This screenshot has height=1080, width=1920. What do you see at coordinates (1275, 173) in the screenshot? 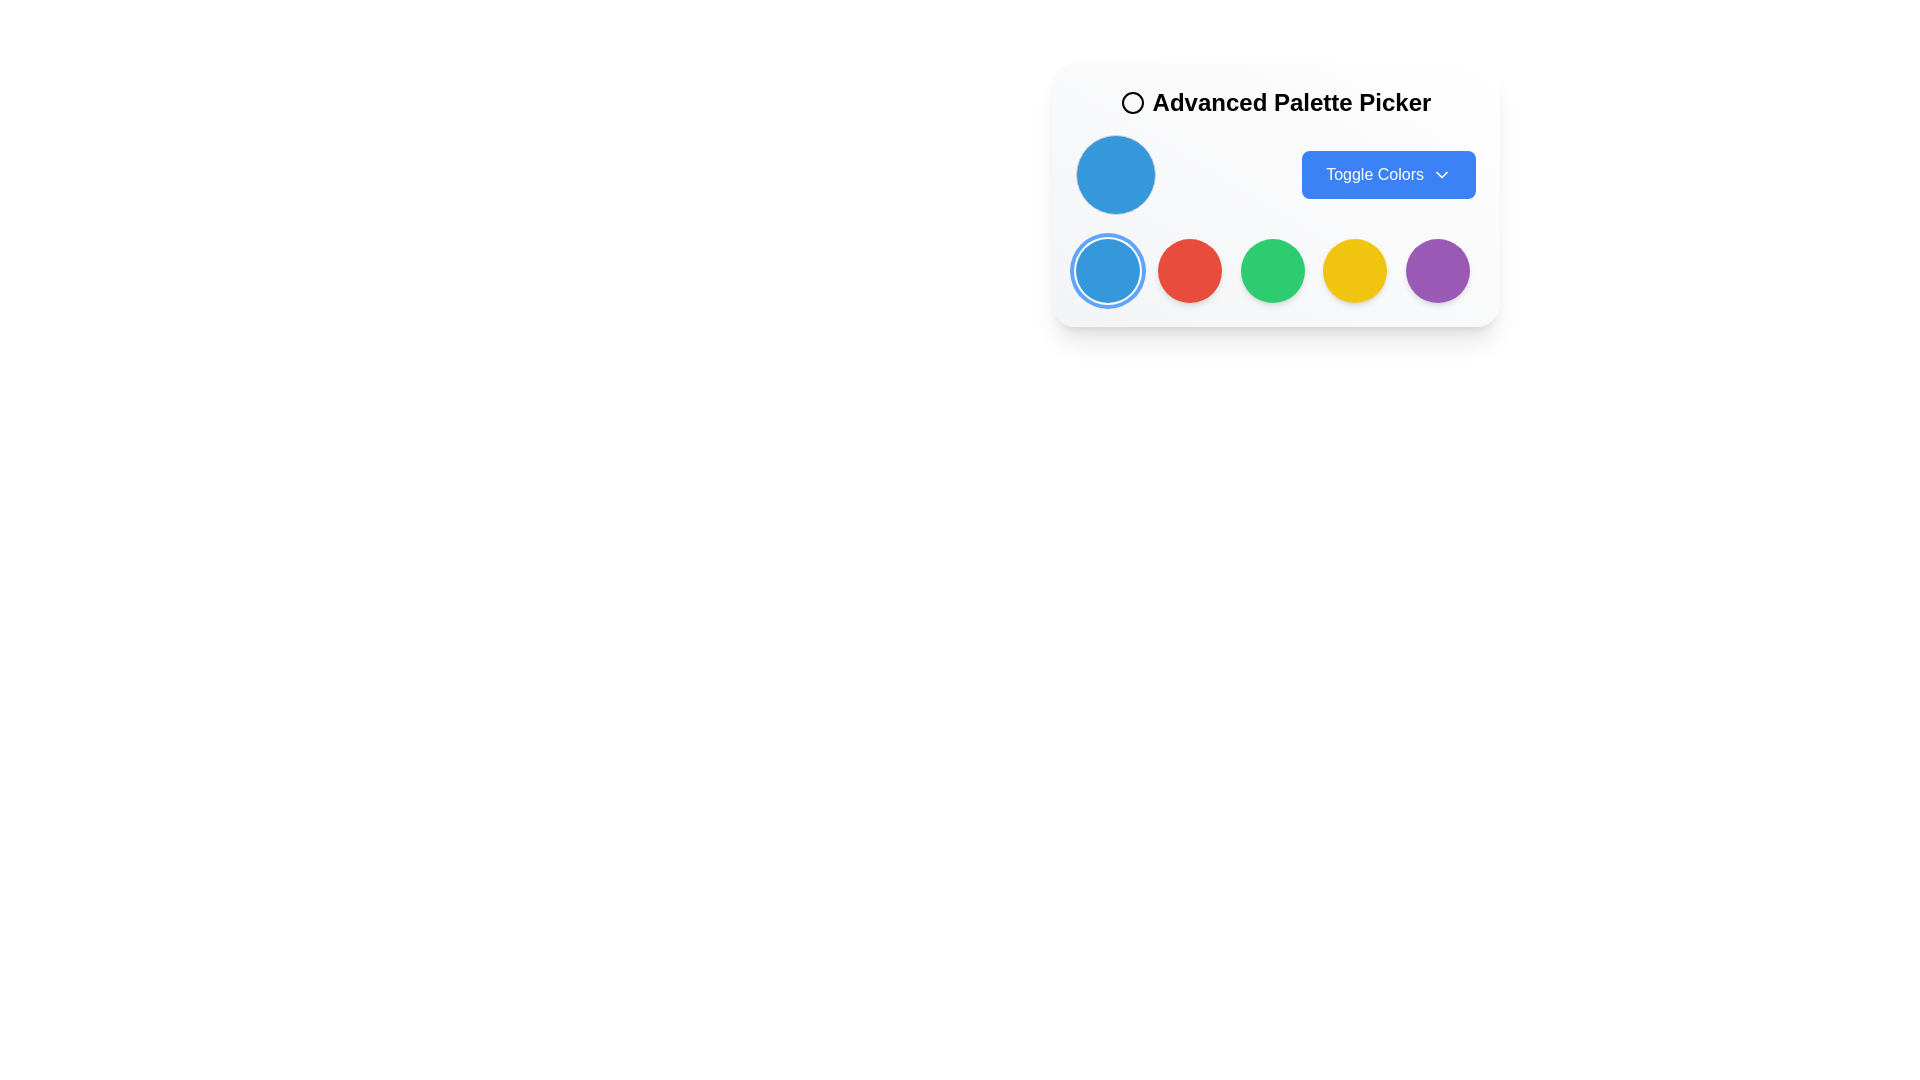
I see `the blue button located in the control section of the Advanced Palette Picker` at bounding box center [1275, 173].